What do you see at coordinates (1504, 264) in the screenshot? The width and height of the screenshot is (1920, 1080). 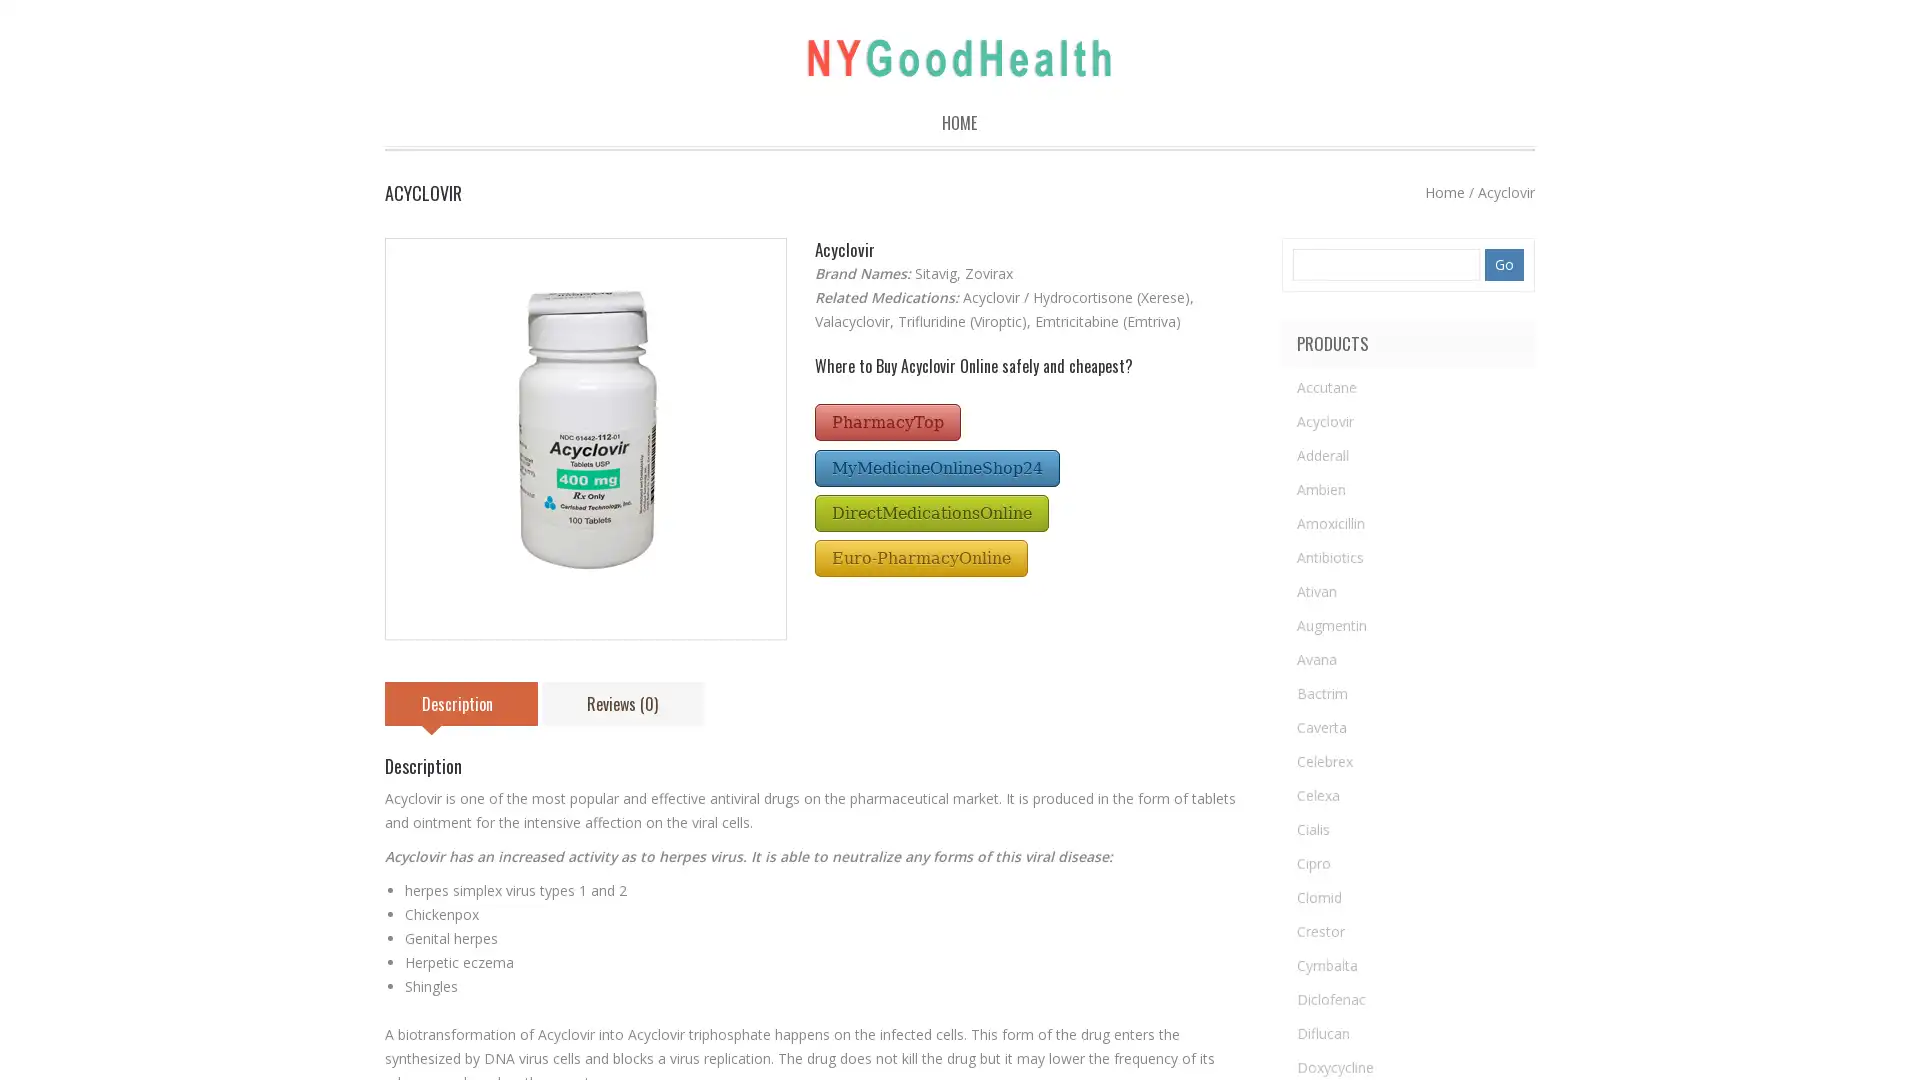 I see `Go` at bounding box center [1504, 264].